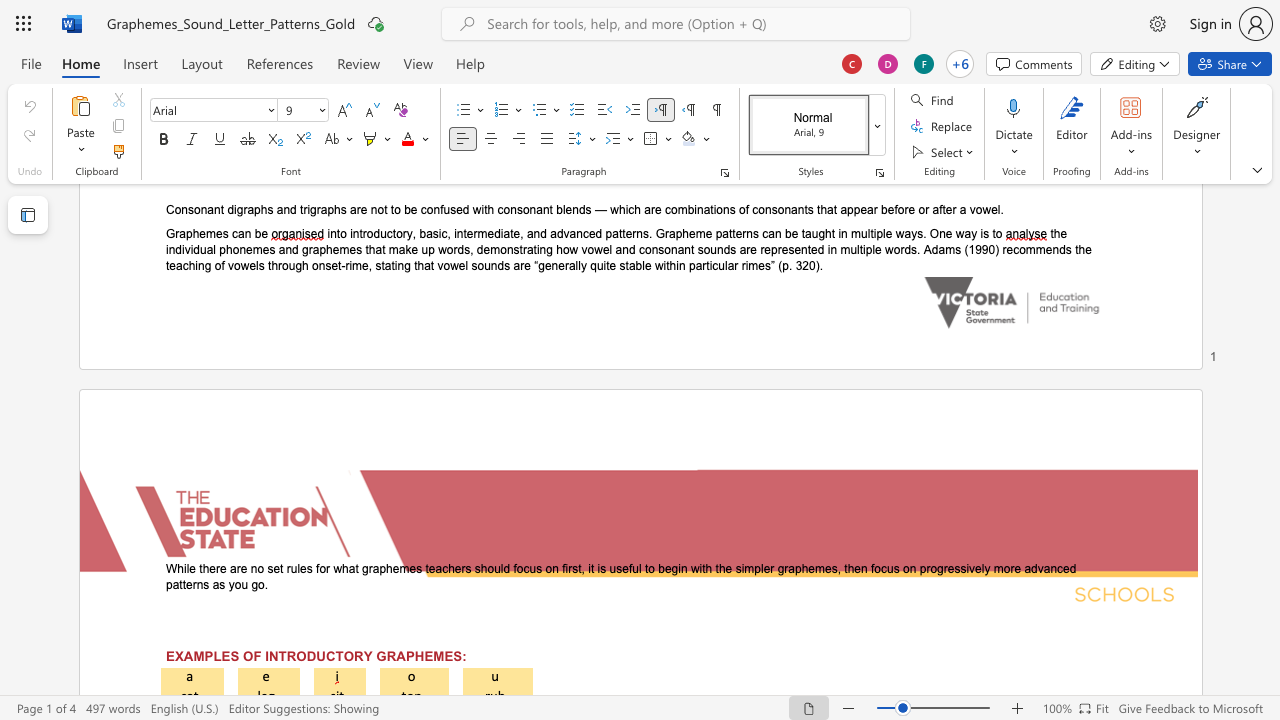  What do you see at coordinates (326, 656) in the screenshot?
I see `the space between the continuous character "U" and "C" in the text` at bounding box center [326, 656].